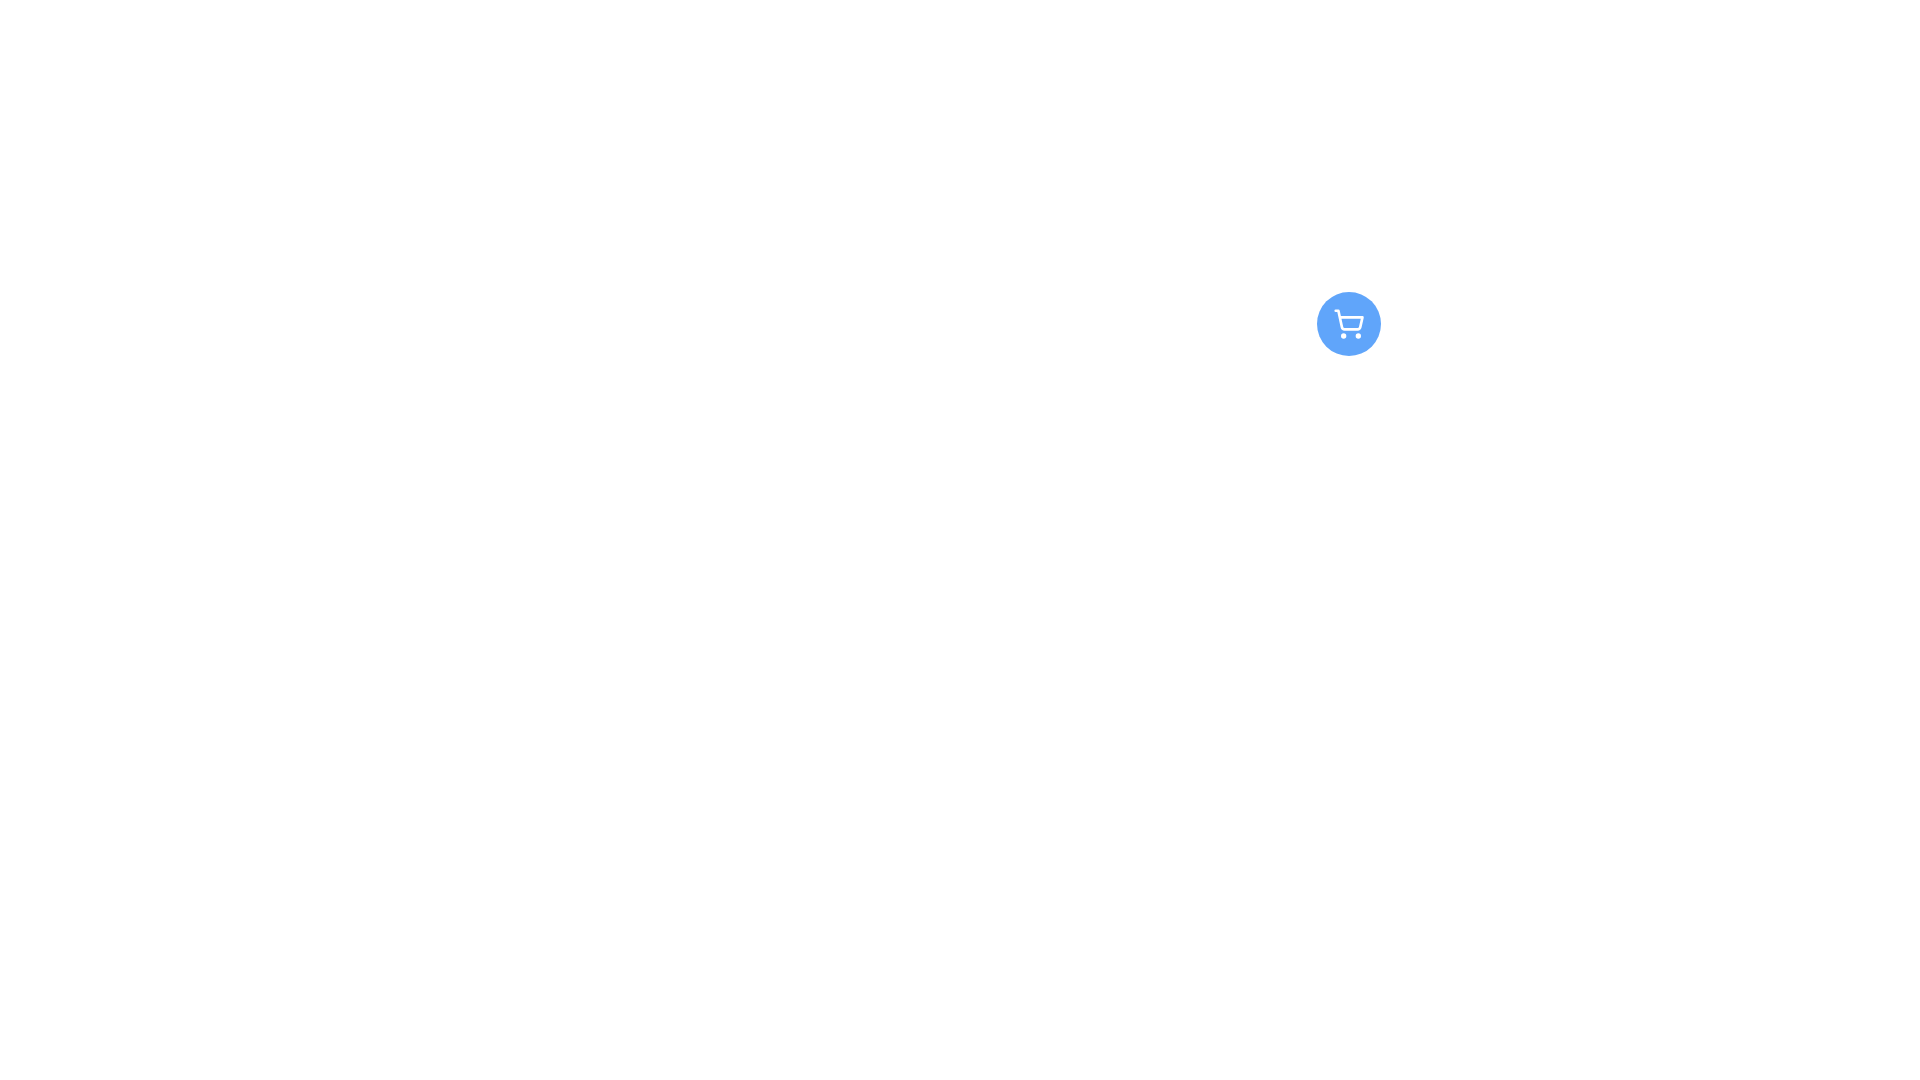 The image size is (1920, 1080). What do you see at coordinates (1348, 323) in the screenshot?
I see `the blue circular button with a white shopping cart icon at its center` at bounding box center [1348, 323].